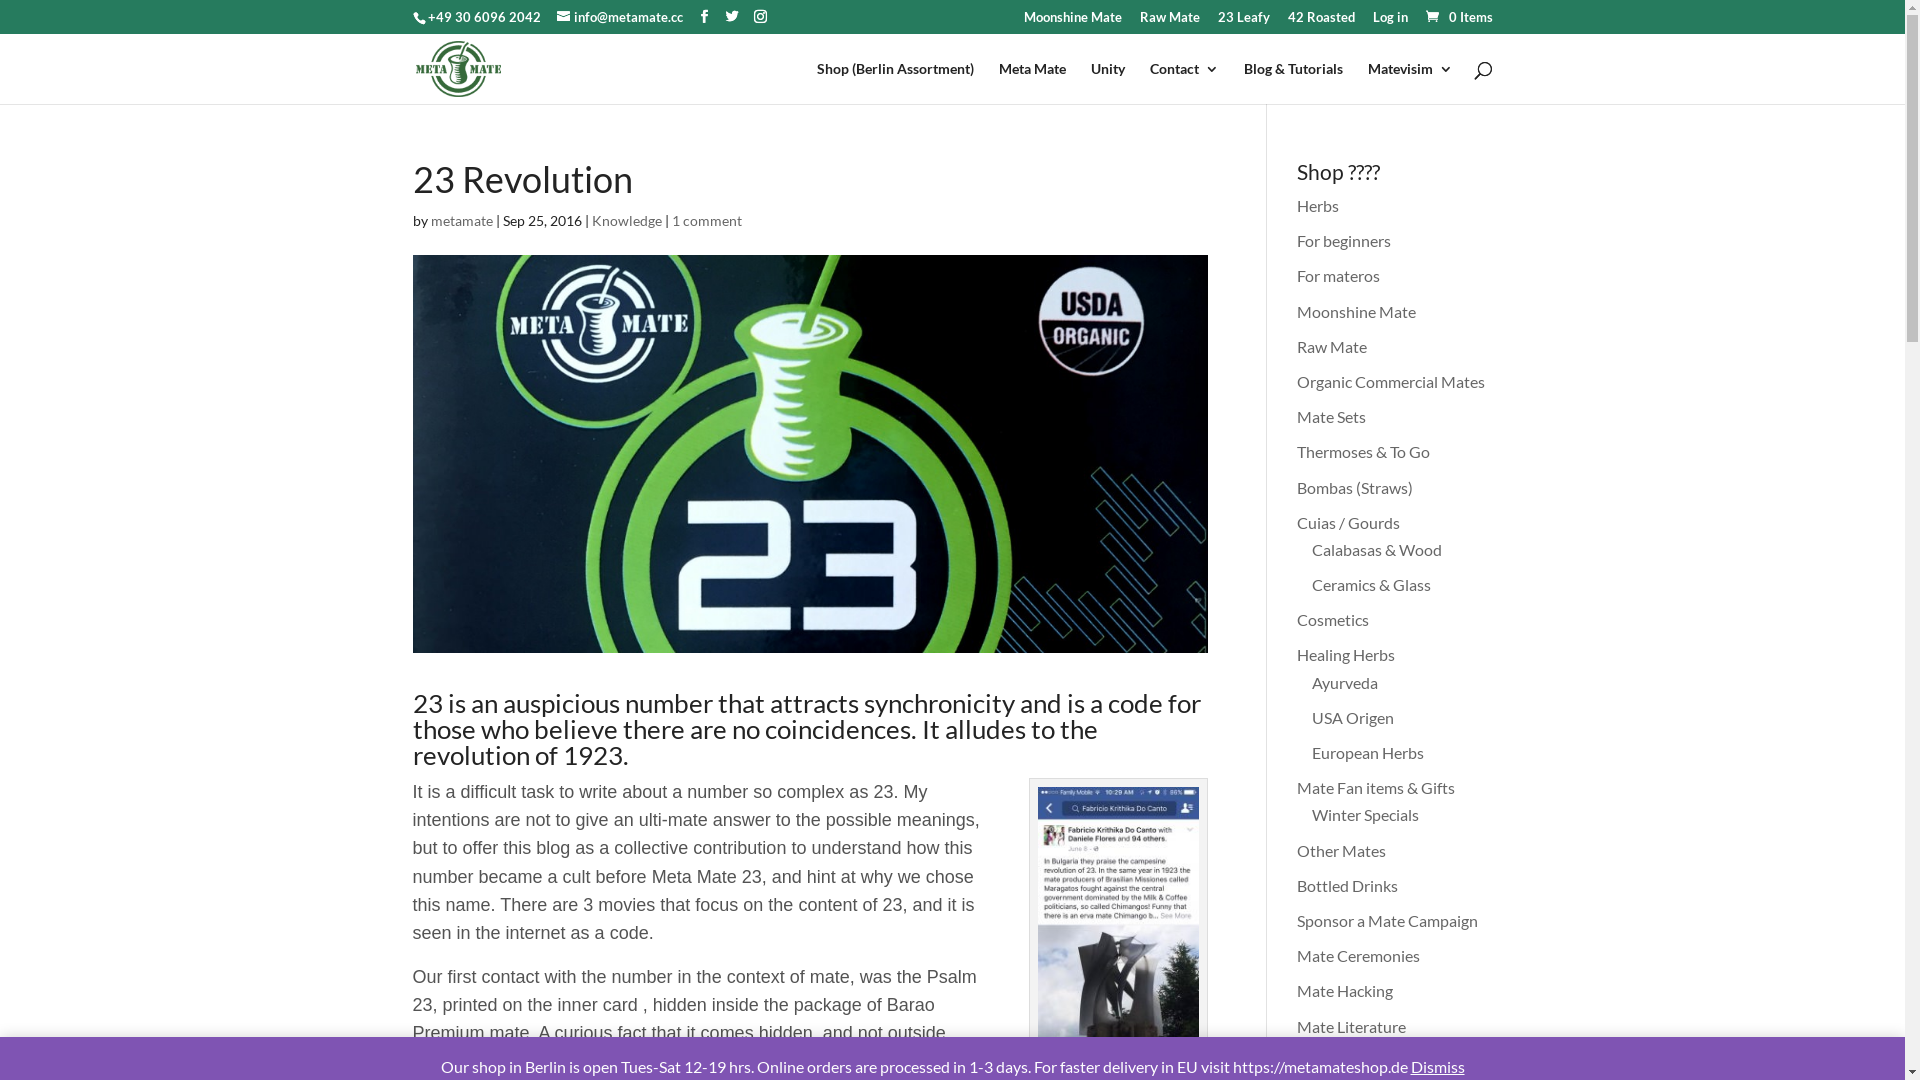 The image size is (1920, 1080). What do you see at coordinates (1435, 1065) in the screenshot?
I see `'Dismiss'` at bounding box center [1435, 1065].